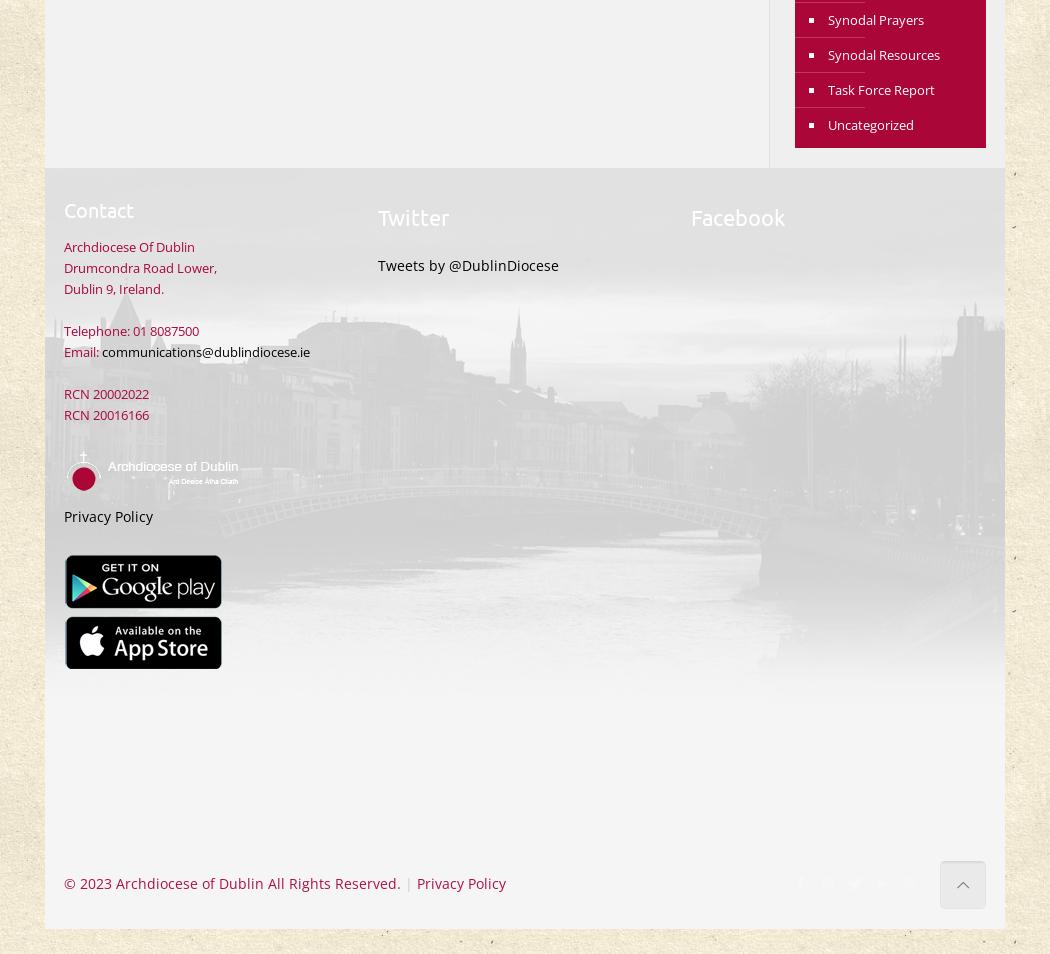 This screenshot has height=954, width=1050. Describe the element at coordinates (412, 216) in the screenshot. I see `'Twitter'` at that location.